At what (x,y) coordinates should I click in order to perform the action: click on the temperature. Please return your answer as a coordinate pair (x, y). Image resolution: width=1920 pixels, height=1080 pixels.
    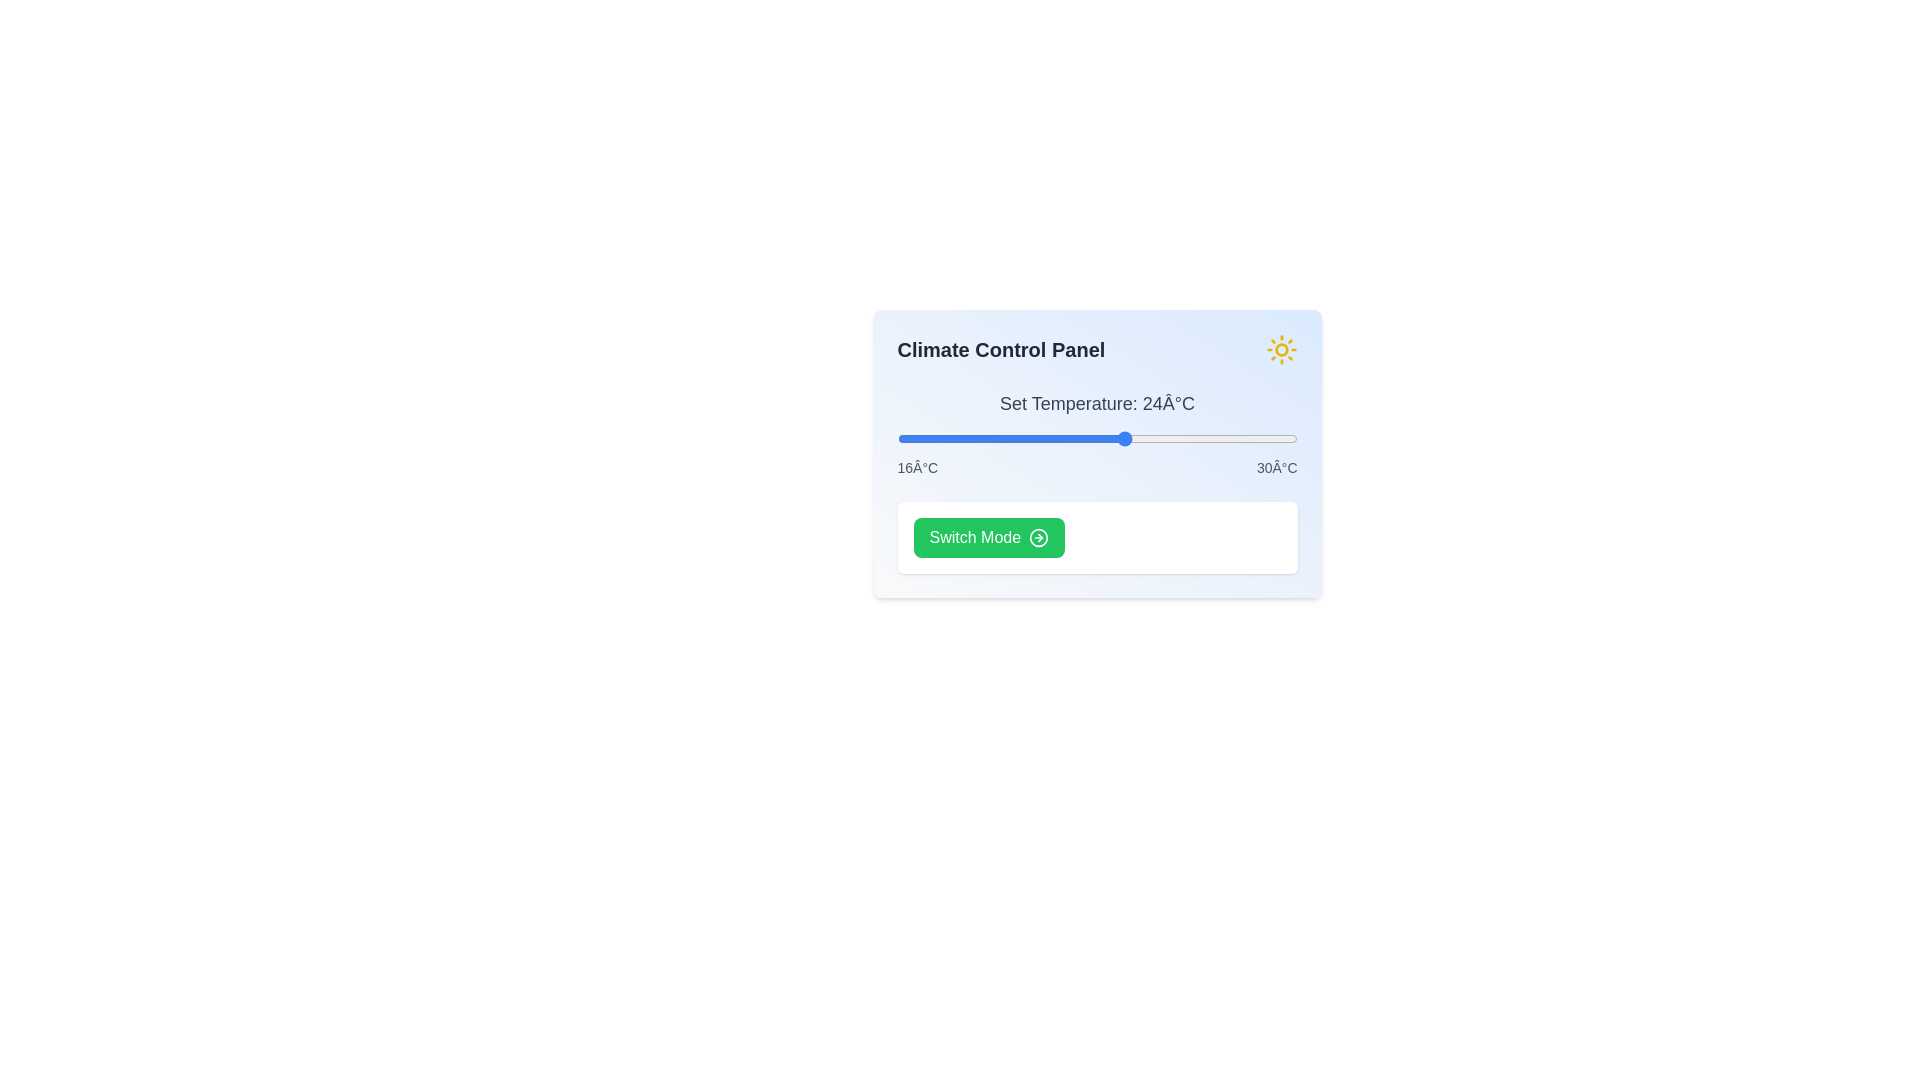
    Looking at the image, I should click on (1154, 438).